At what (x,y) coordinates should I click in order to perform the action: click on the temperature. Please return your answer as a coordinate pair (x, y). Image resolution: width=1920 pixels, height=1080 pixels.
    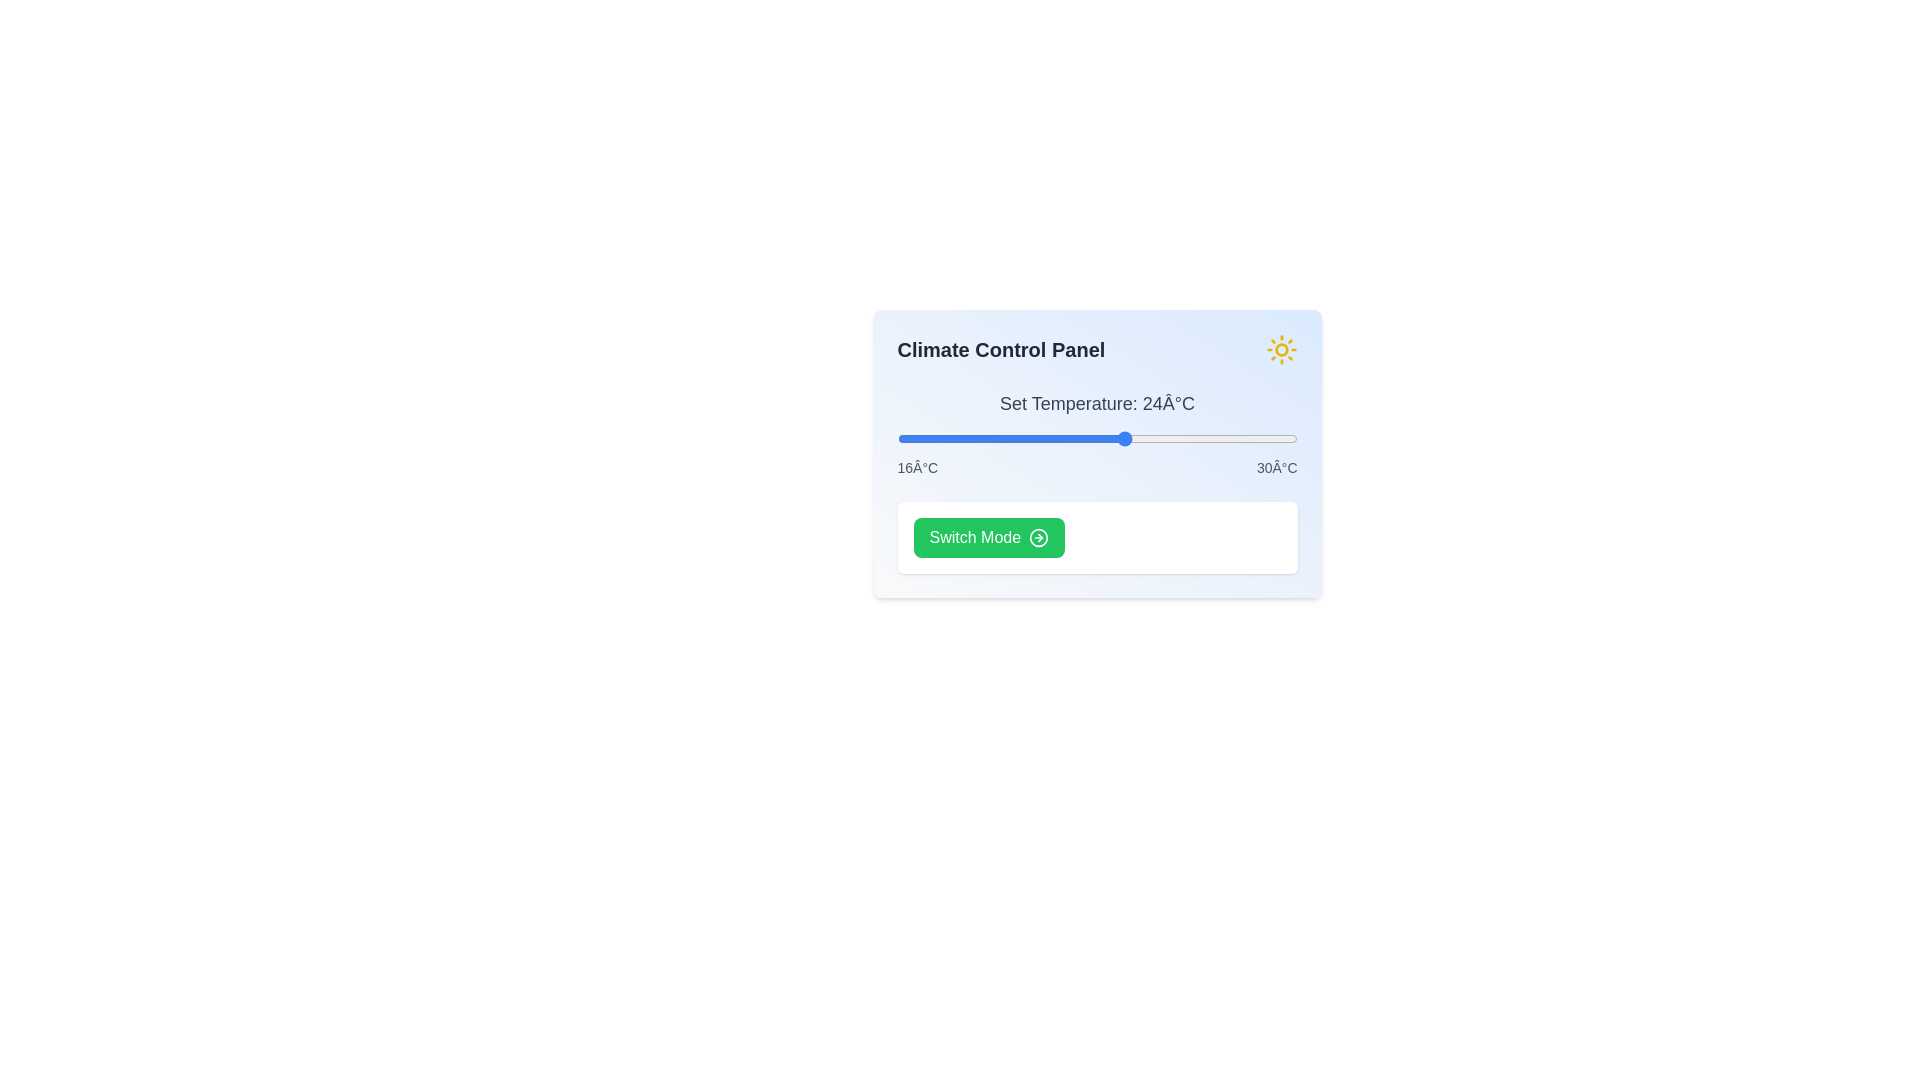
    Looking at the image, I should click on (1154, 438).